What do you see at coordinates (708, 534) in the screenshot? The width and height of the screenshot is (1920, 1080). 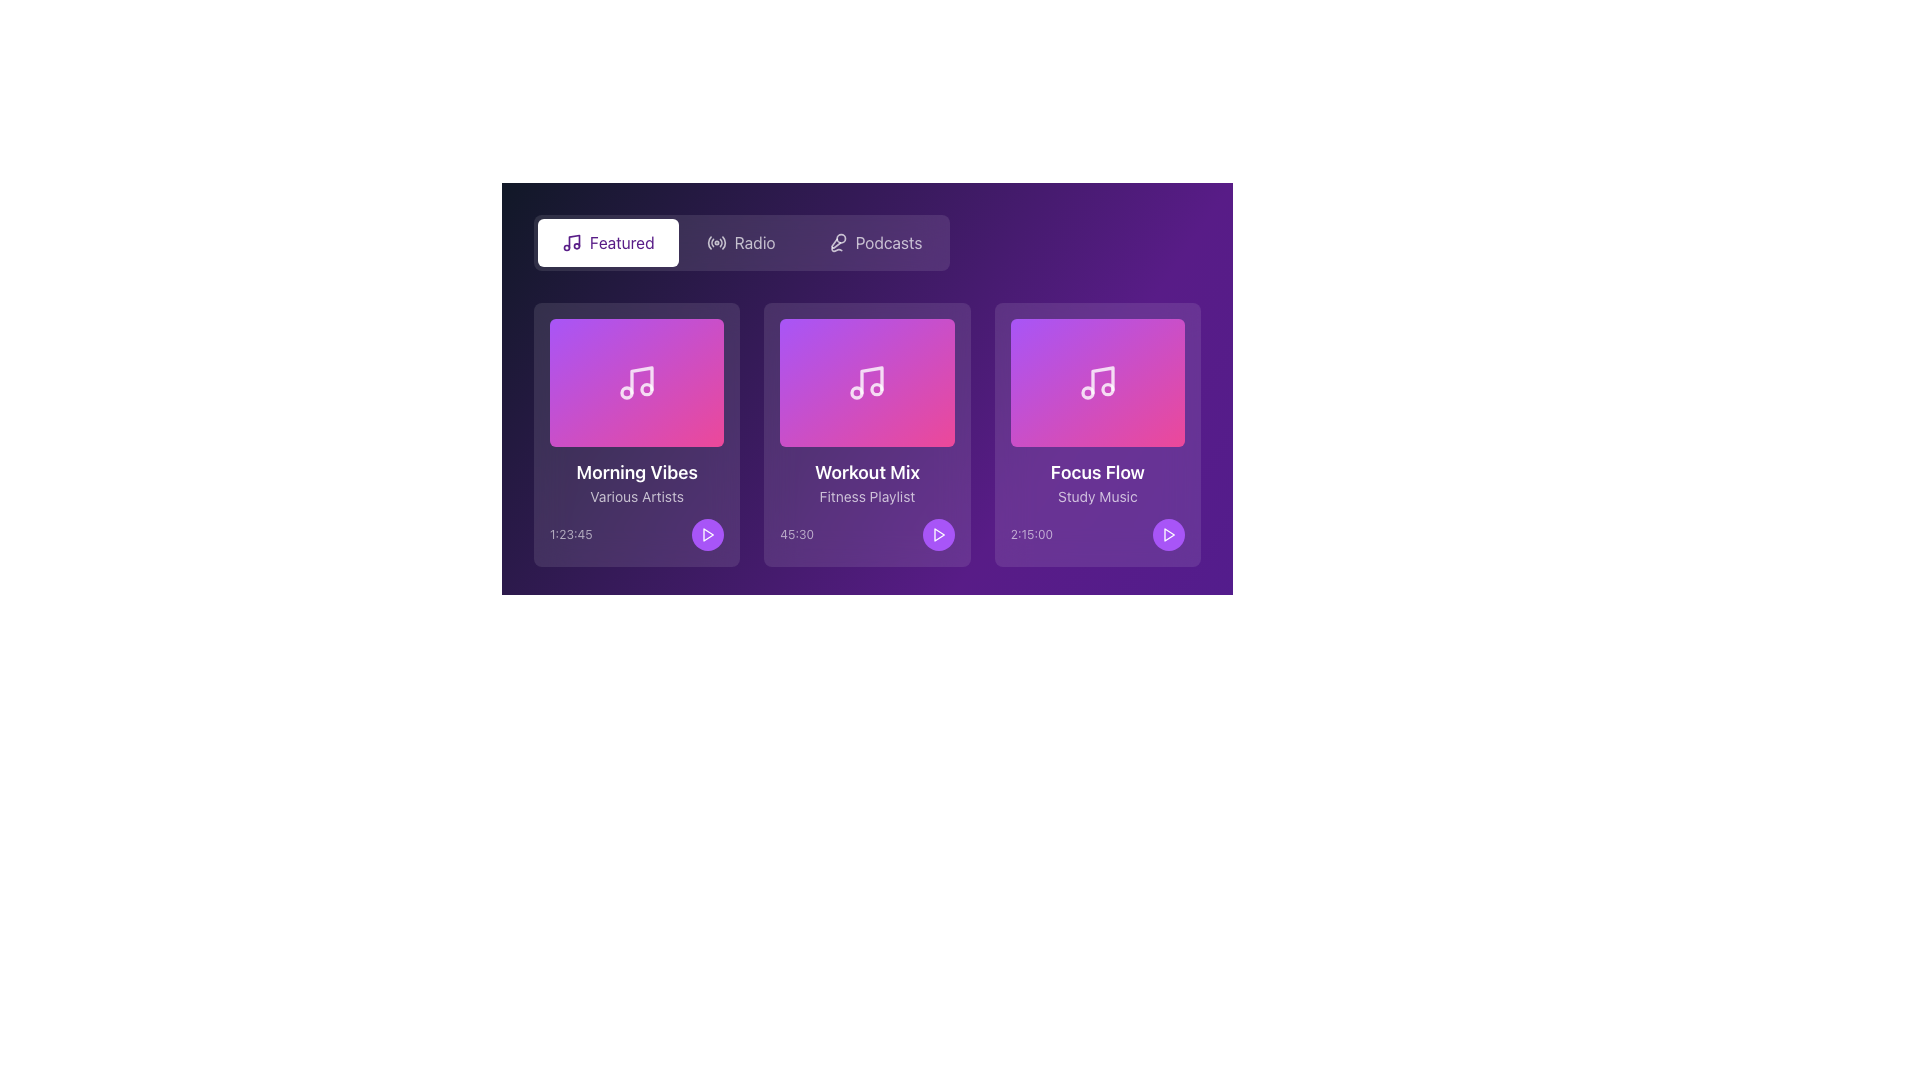 I see `the interactive play button located in the bottom-right corner of the first card, which is associated with the label 'Morning Vibes Various Artists' and the time indicator '1:23:45'` at bounding box center [708, 534].